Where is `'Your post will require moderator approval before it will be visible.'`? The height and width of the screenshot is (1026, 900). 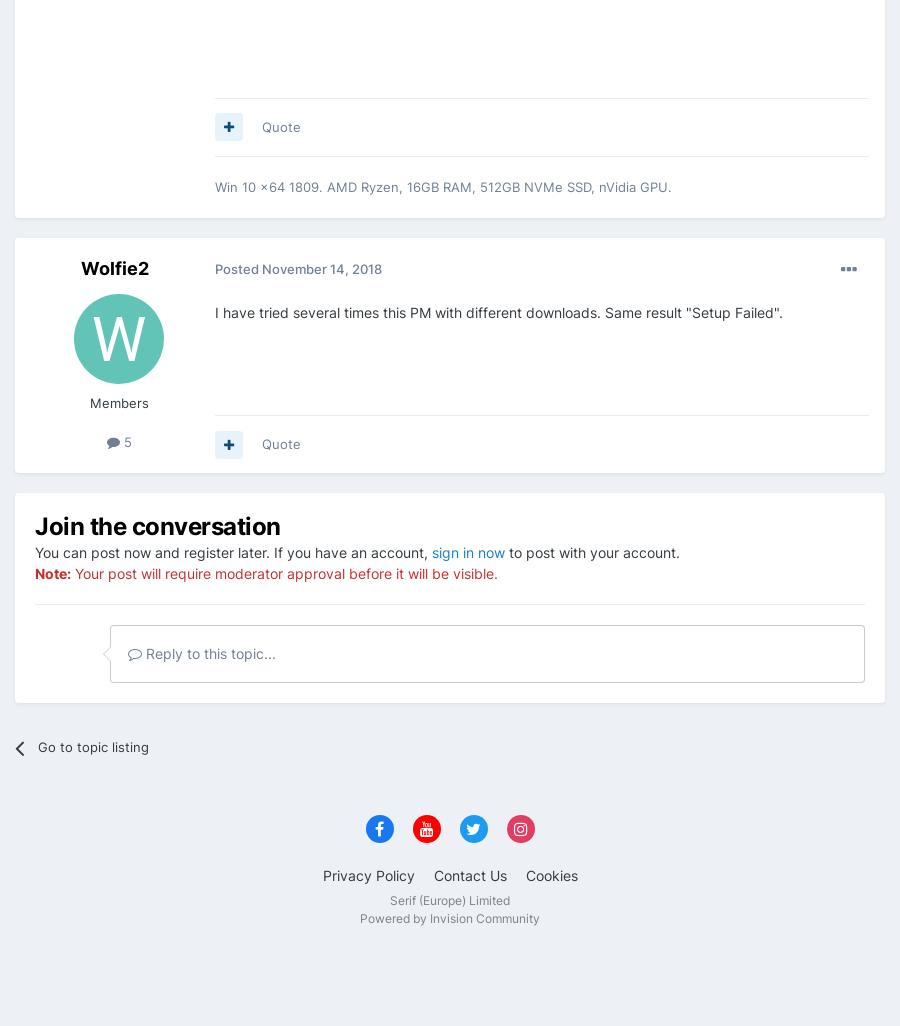
'Your post will require moderator approval before it will be visible.' is located at coordinates (283, 571).